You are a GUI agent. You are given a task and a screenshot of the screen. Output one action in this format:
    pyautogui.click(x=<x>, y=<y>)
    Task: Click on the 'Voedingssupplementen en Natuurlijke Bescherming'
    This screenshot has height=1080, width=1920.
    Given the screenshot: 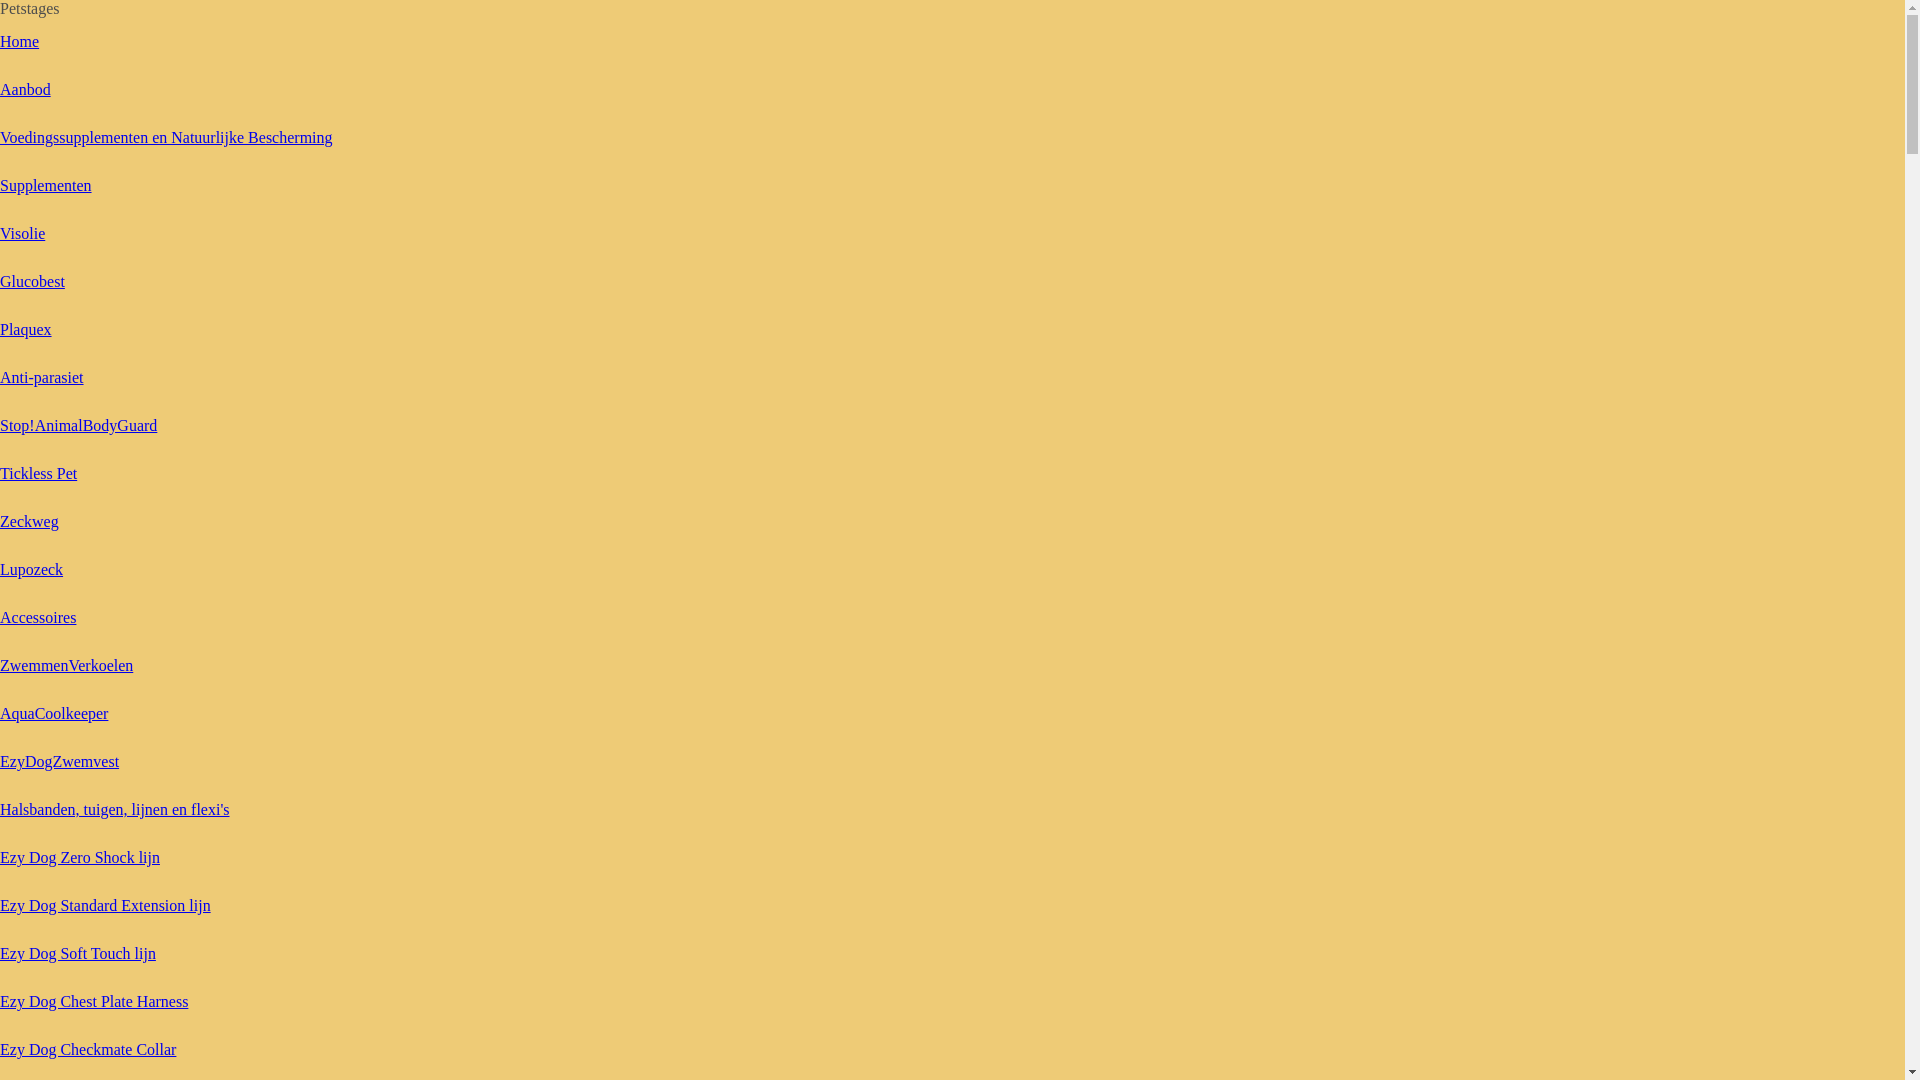 What is the action you would take?
    pyautogui.click(x=166, y=136)
    